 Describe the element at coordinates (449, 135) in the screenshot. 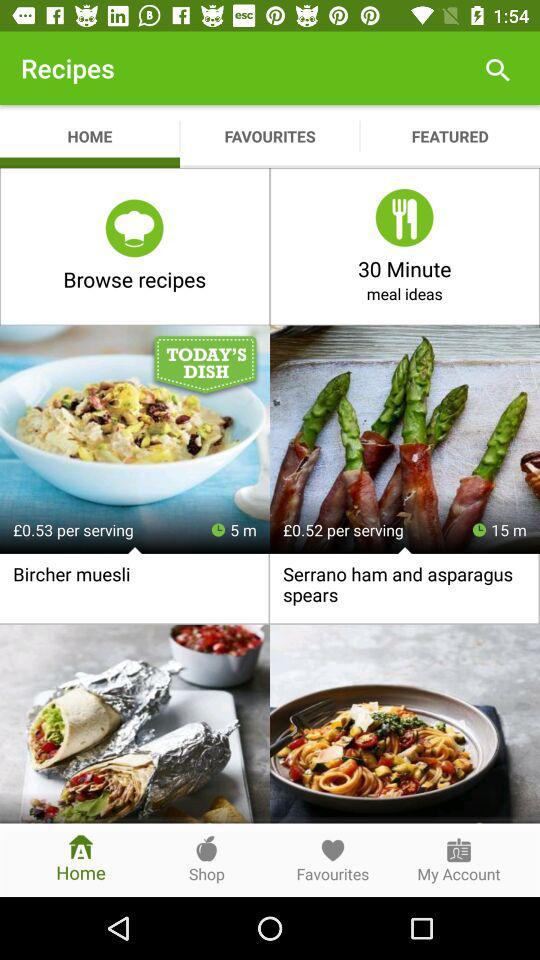

I see `the app next to favourites` at that location.